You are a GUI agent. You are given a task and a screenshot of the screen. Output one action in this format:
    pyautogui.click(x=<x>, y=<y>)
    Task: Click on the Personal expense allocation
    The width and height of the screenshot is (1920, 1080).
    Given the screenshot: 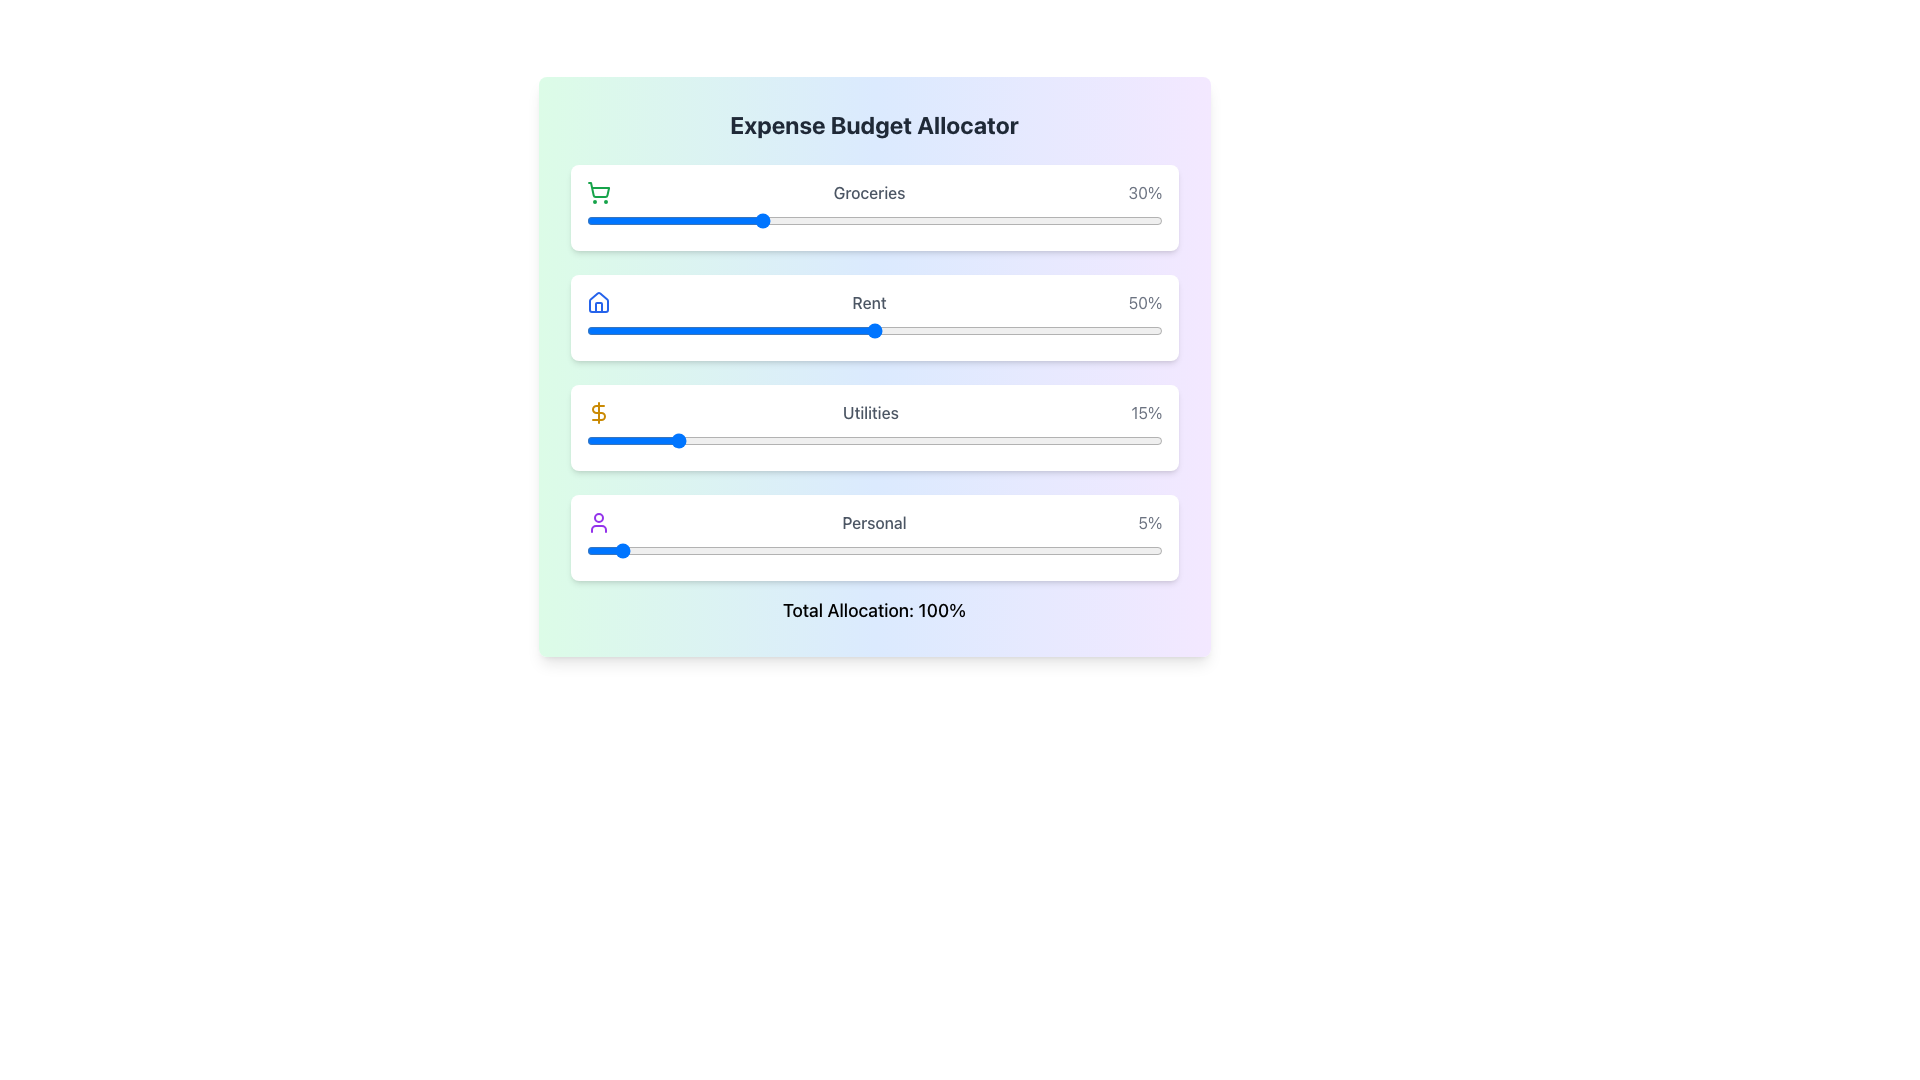 What is the action you would take?
    pyautogui.click(x=942, y=551)
    